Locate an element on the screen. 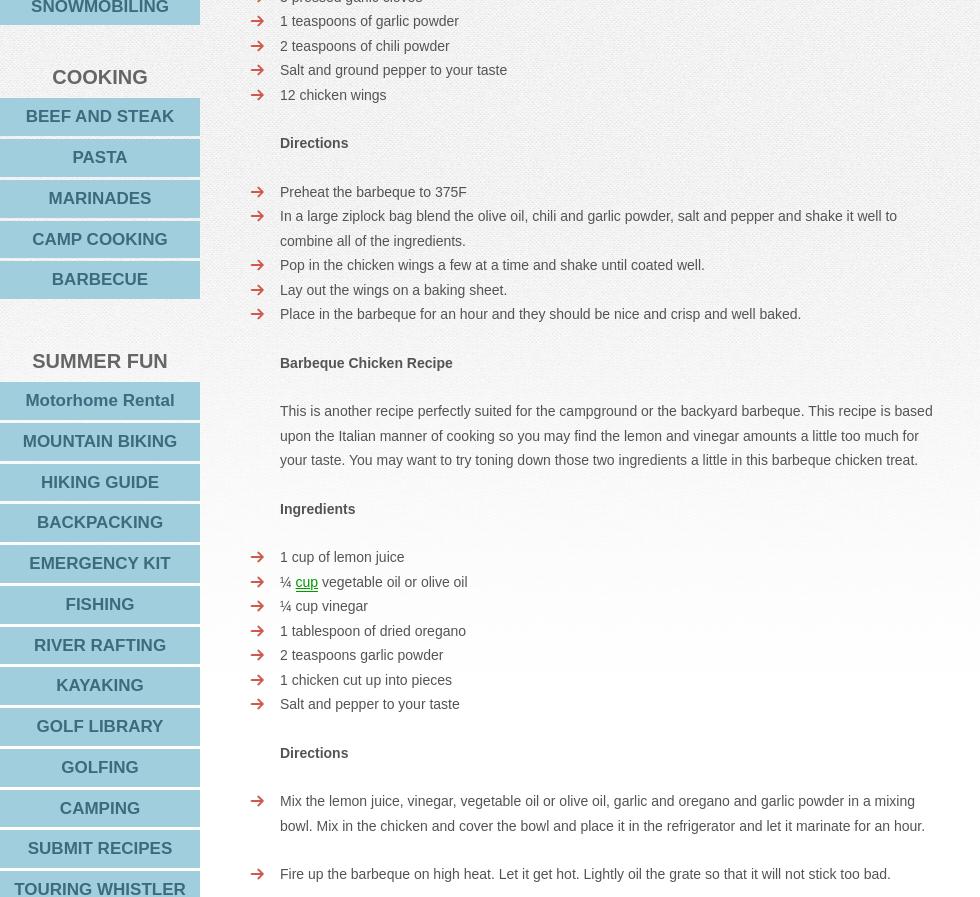 The width and height of the screenshot is (980, 897). 'MOUNTAIN BIKING' is located at coordinates (99, 439).